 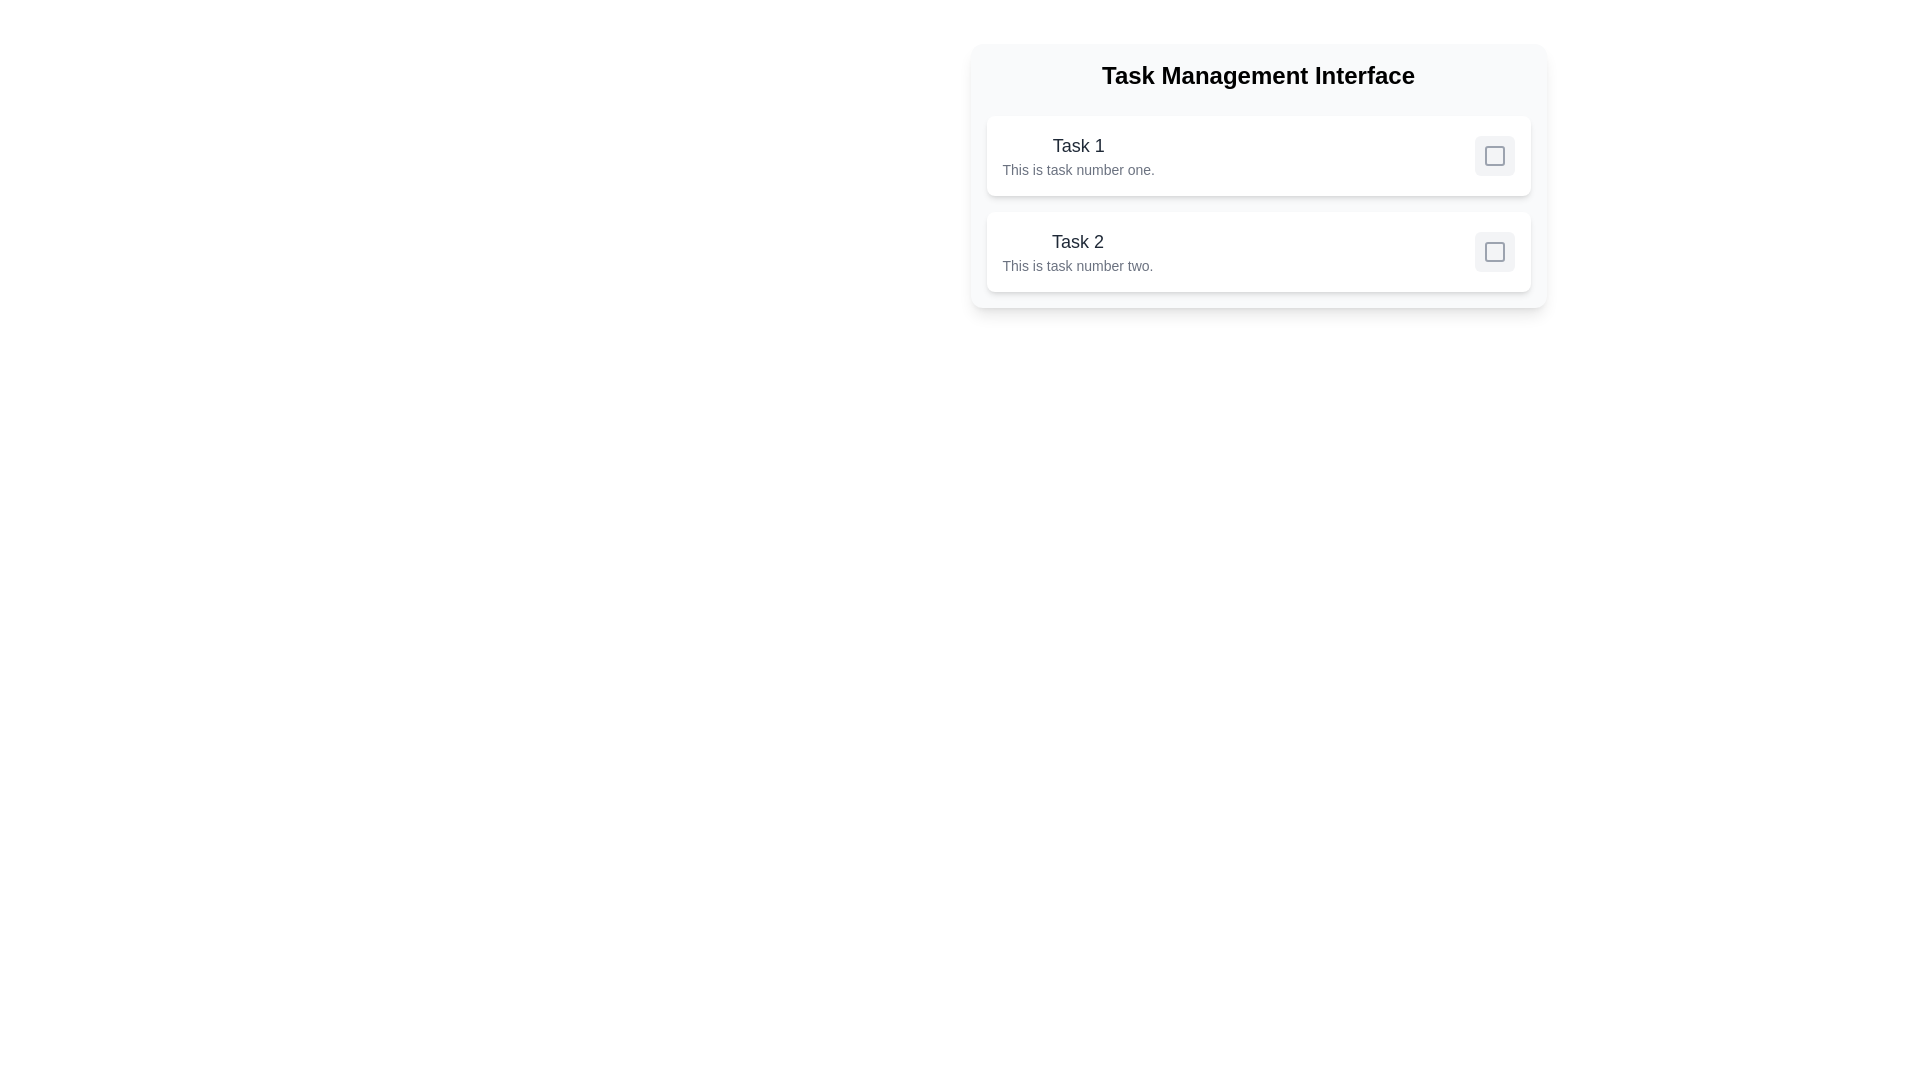 I want to click on the clickable icon representing Task 2, located at the end of the task row, aligned horizontally to the right edge of the second task entry, so click(x=1494, y=250).